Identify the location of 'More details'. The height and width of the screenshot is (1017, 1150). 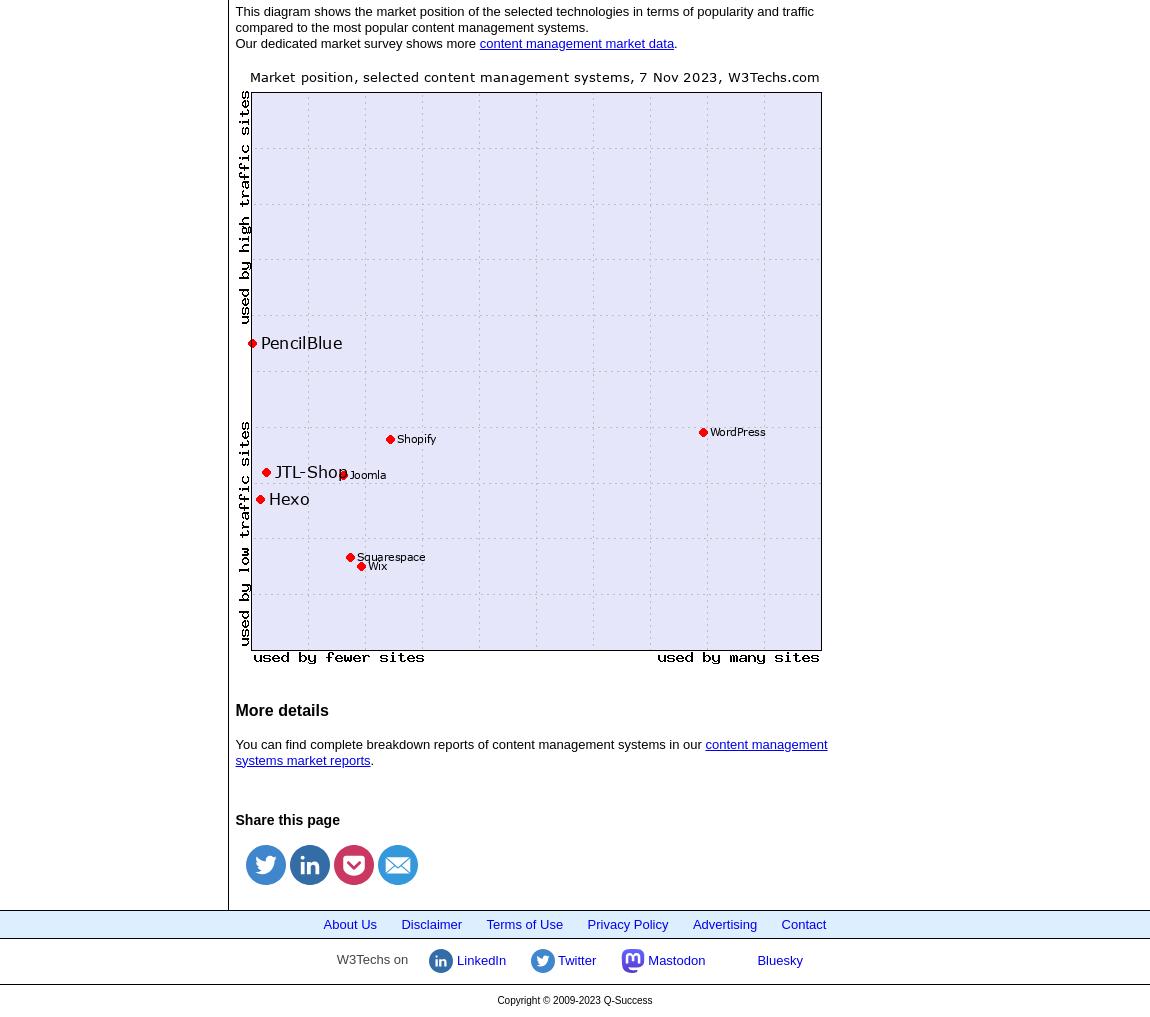
(280, 708).